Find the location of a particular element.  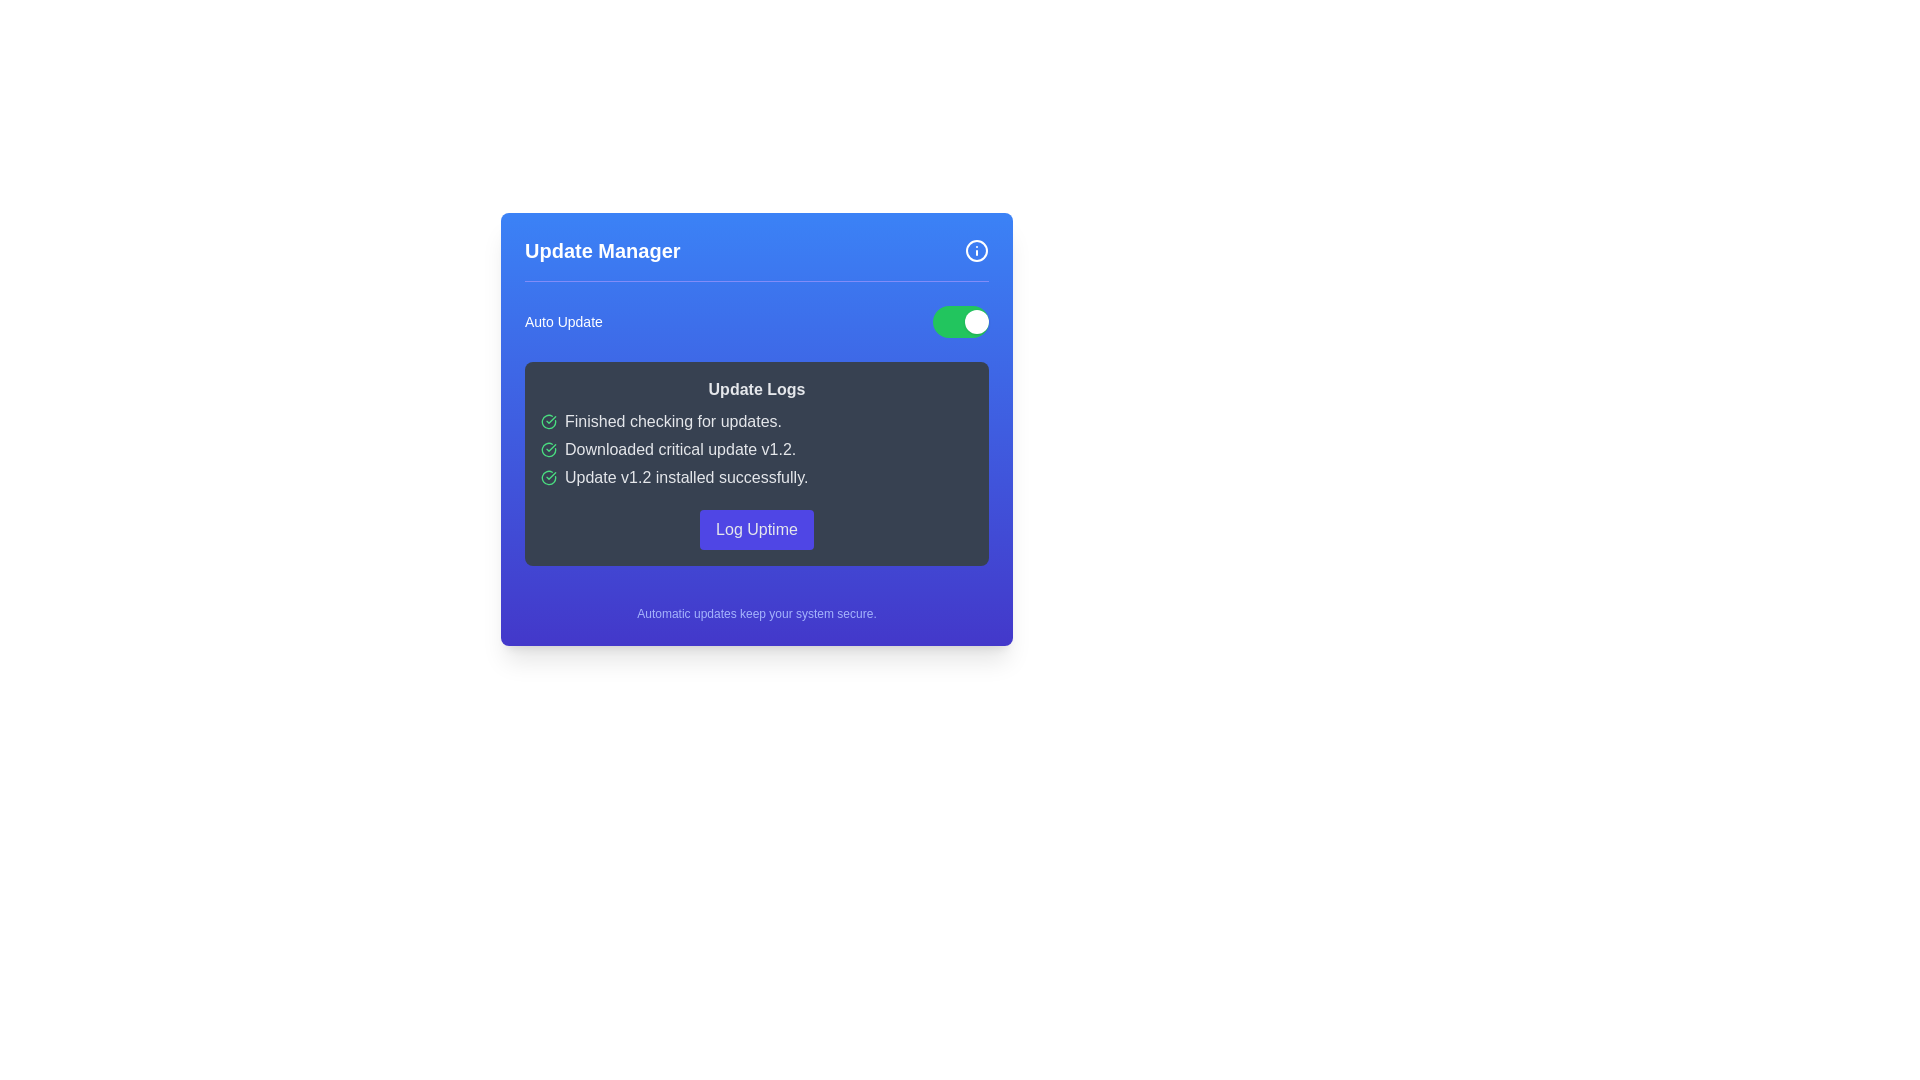

the success message icon located to the left of the text 'Update v1.2 installed successfully' within the update logs box is located at coordinates (548, 478).